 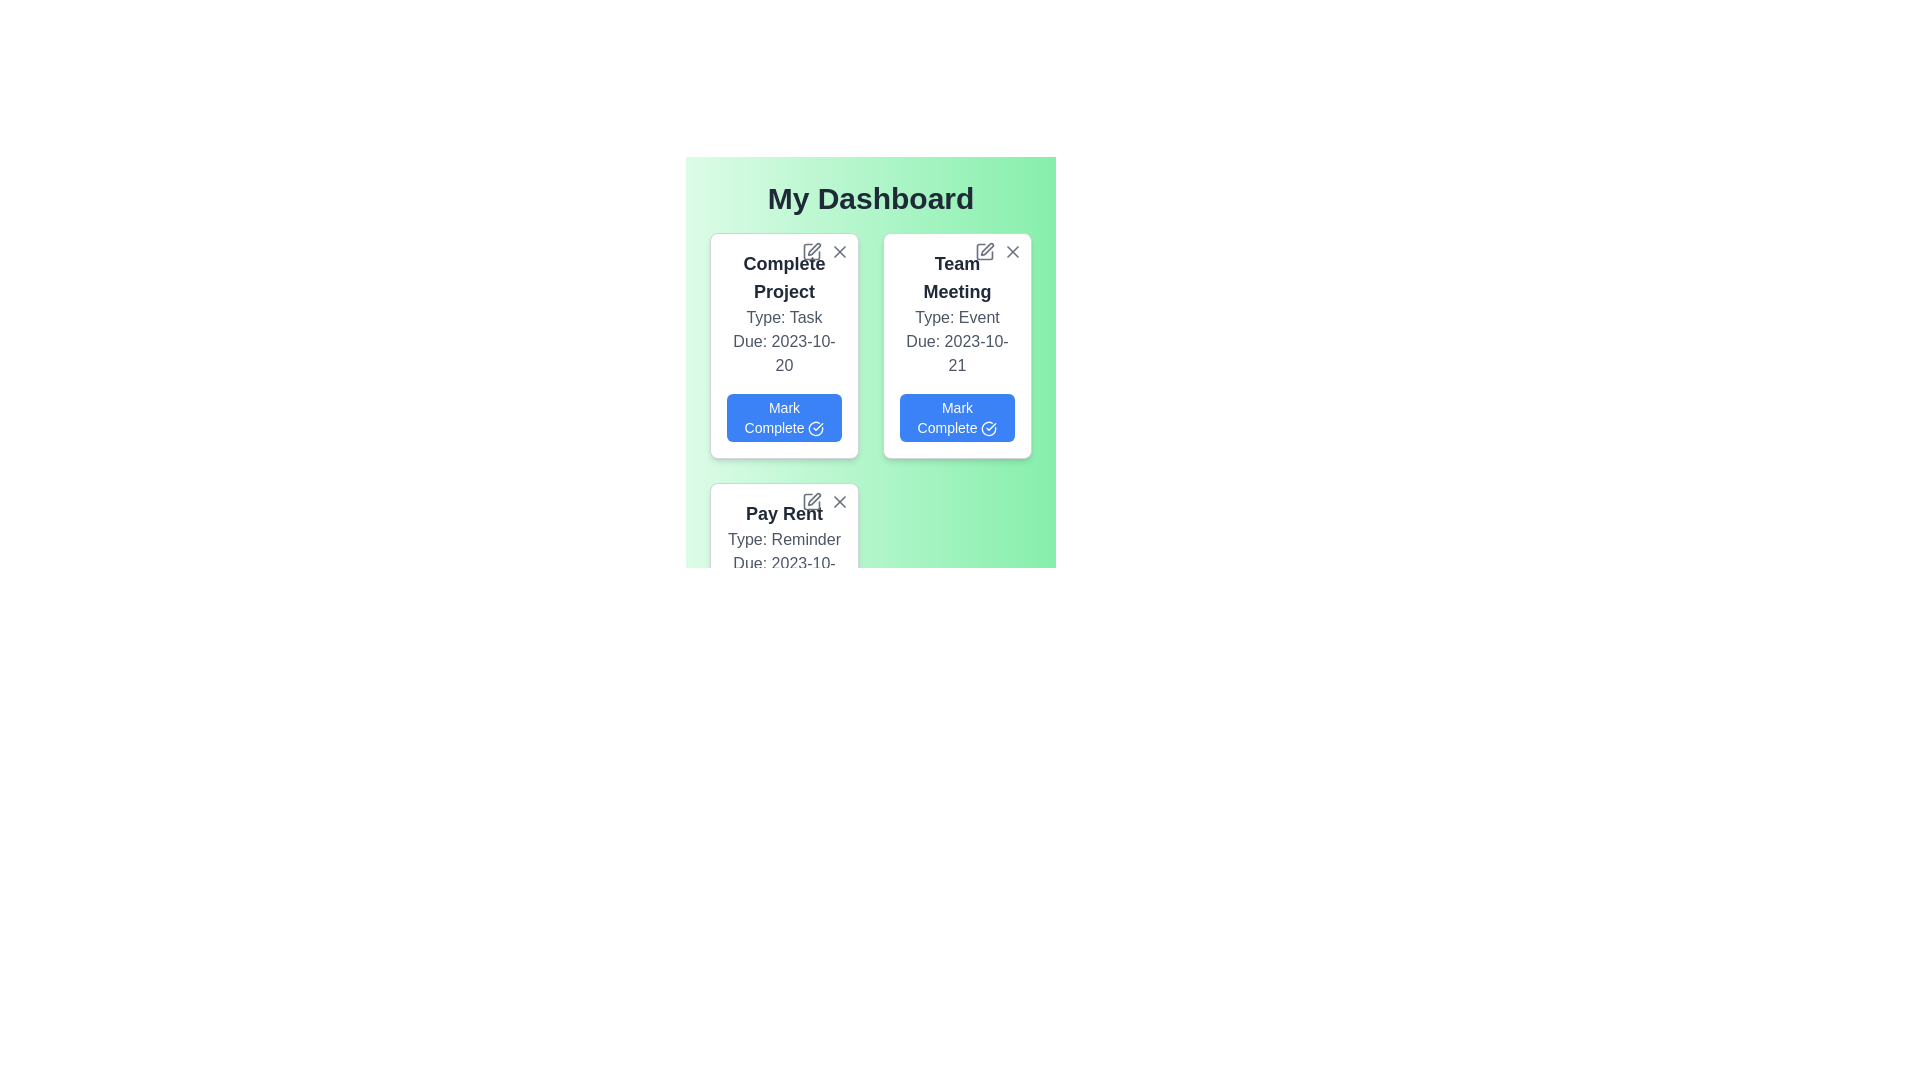 I want to click on the 'Mark Complete' button, which is a blue rectangular button with white text and a checkmark icon, located in the bottom area of the 'Complete Project' card, so click(x=783, y=416).